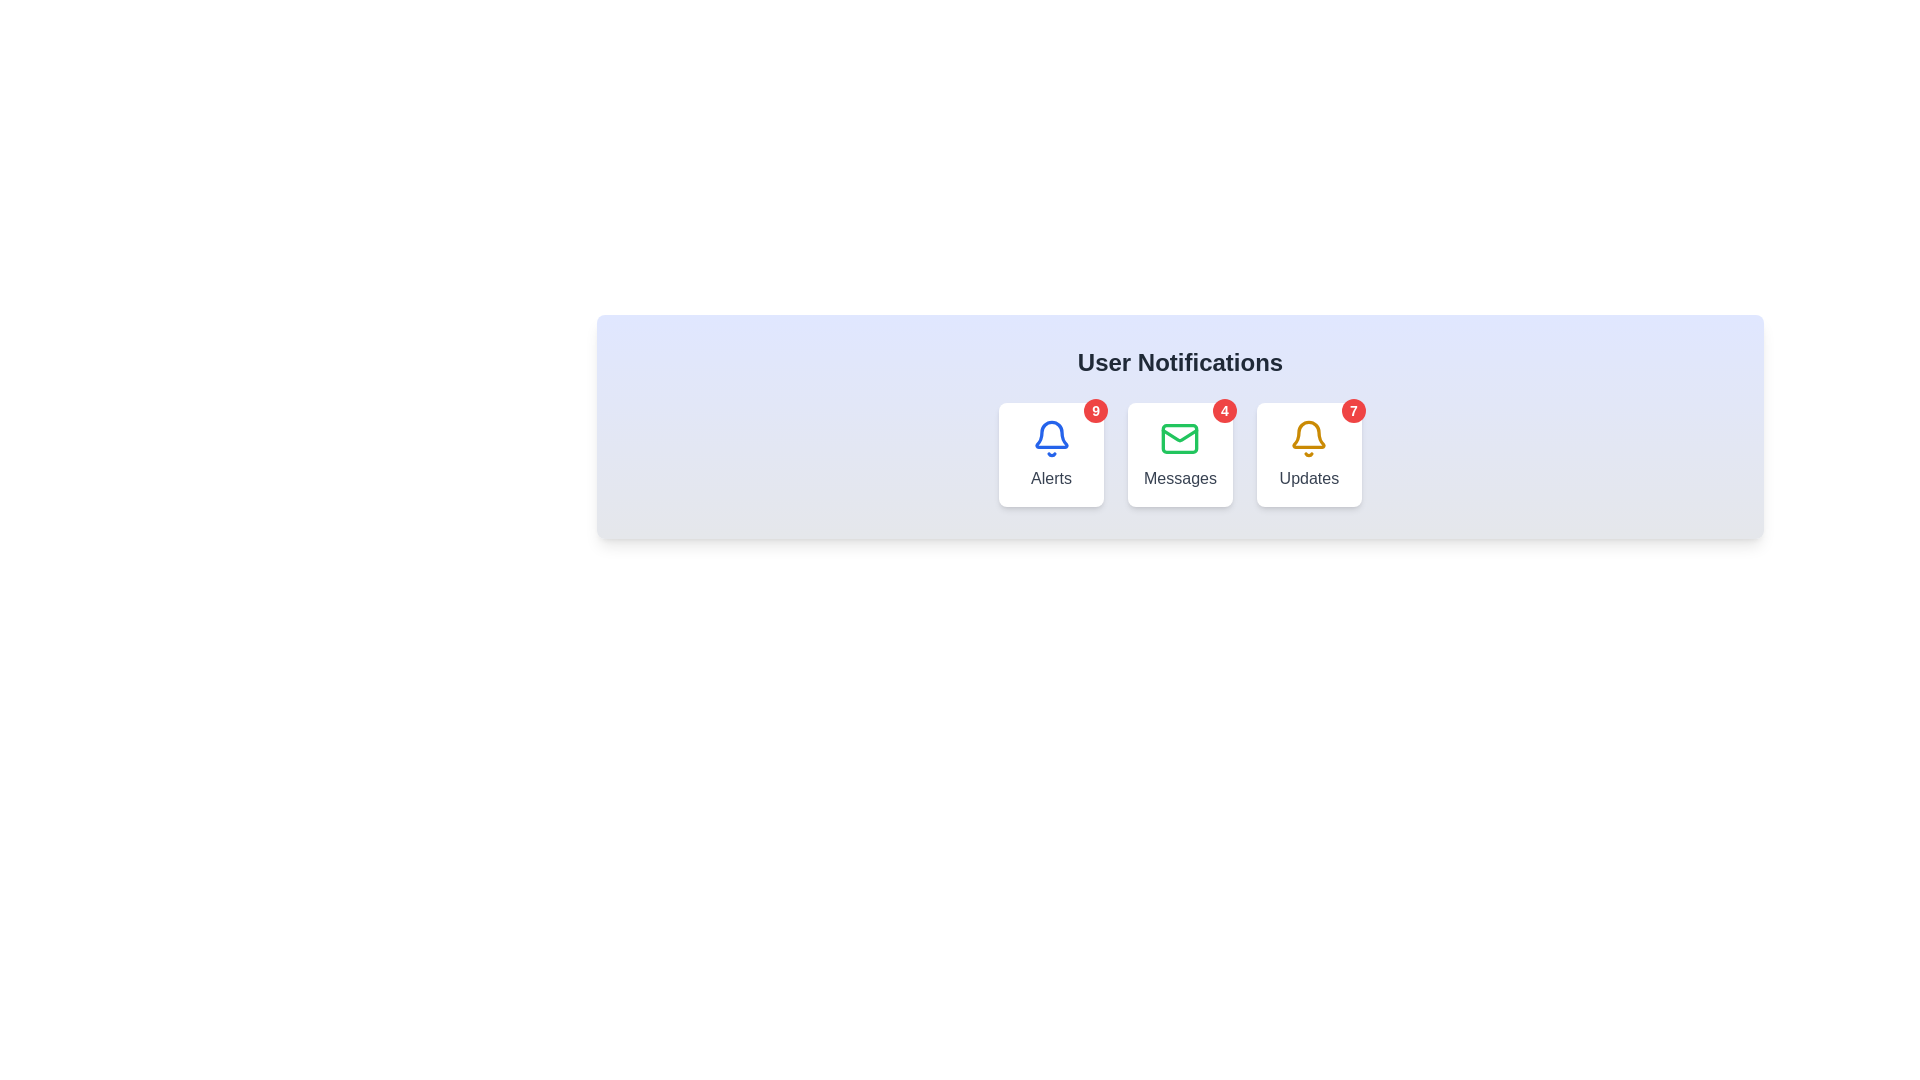 This screenshot has height=1080, width=1920. What do you see at coordinates (1353, 410) in the screenshot?
I see `badge indicator showing the number of pending updates, located at the top-right corner of the 'Updates' card, above the bell icon` at bounding box center [1353, 410].